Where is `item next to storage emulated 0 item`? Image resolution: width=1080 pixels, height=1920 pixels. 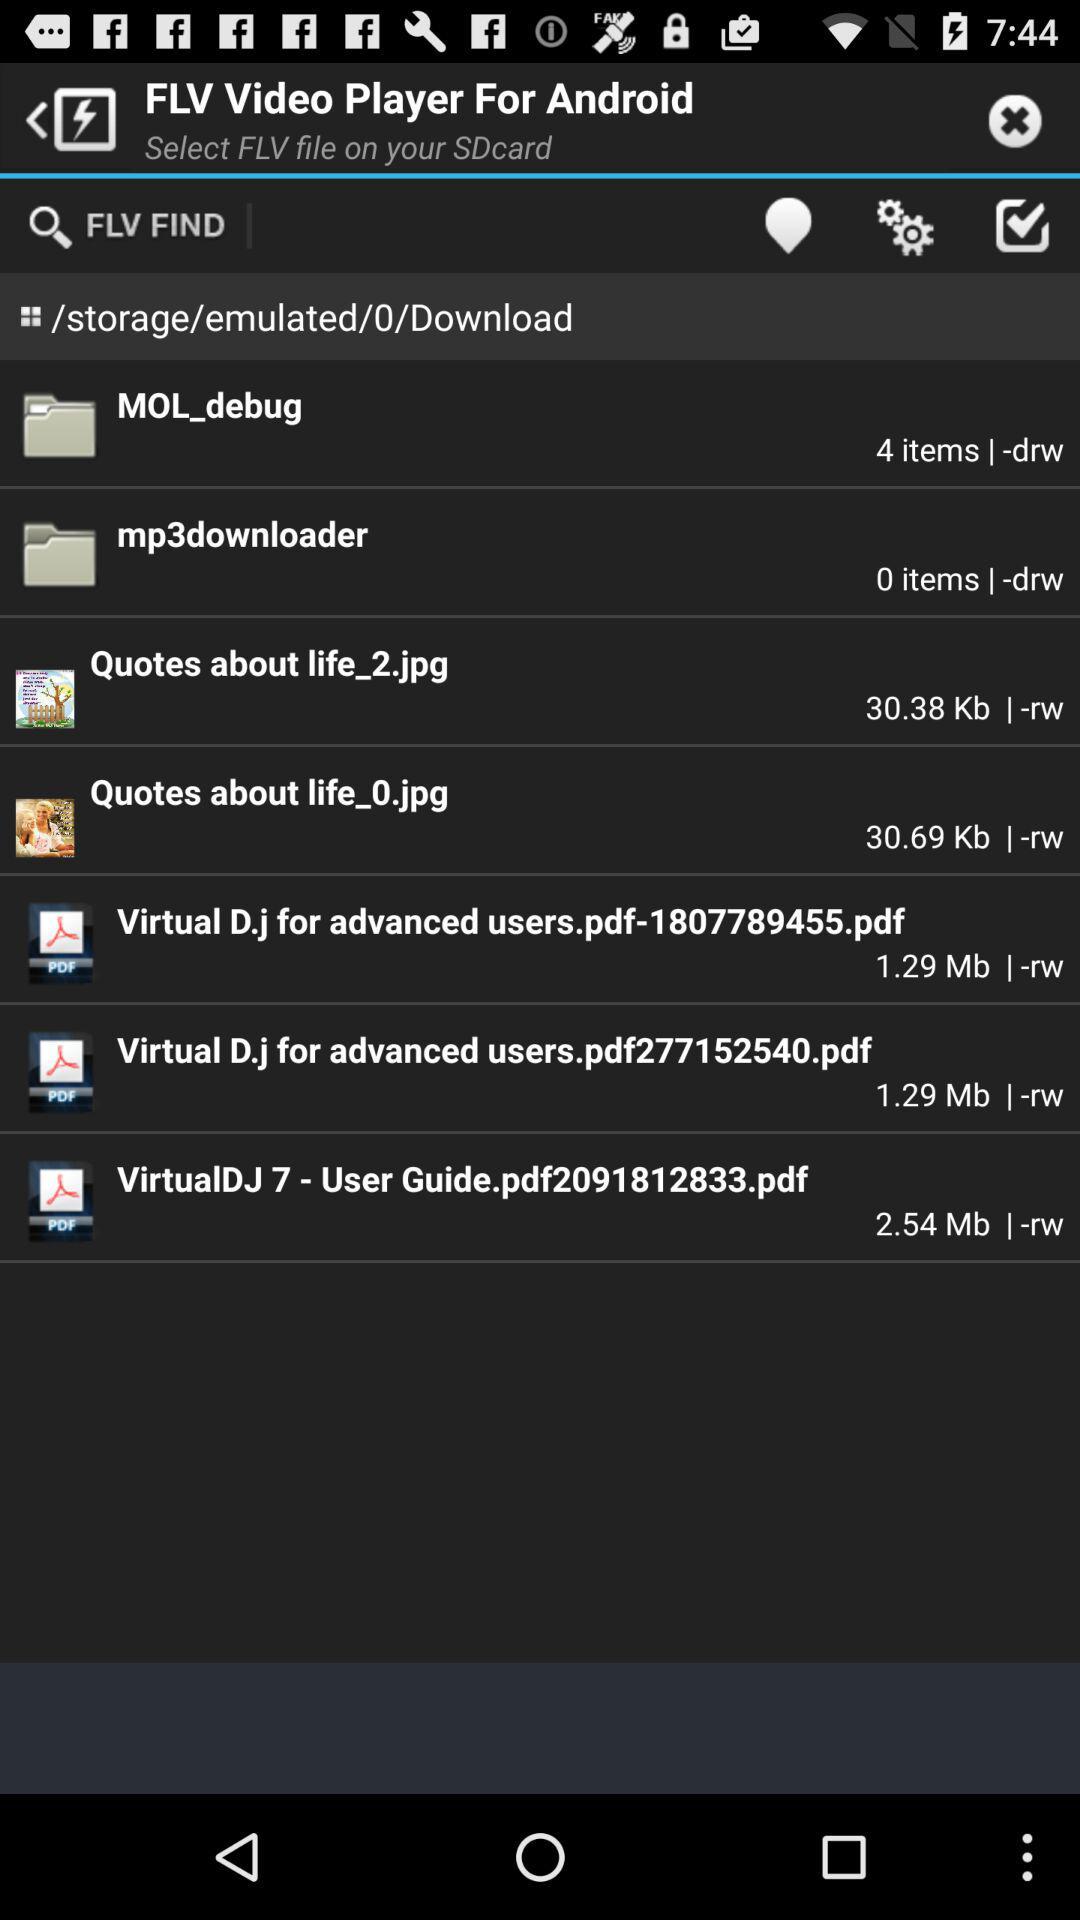
item next to storage emulated 0 item is located at coordinates (786, 225).